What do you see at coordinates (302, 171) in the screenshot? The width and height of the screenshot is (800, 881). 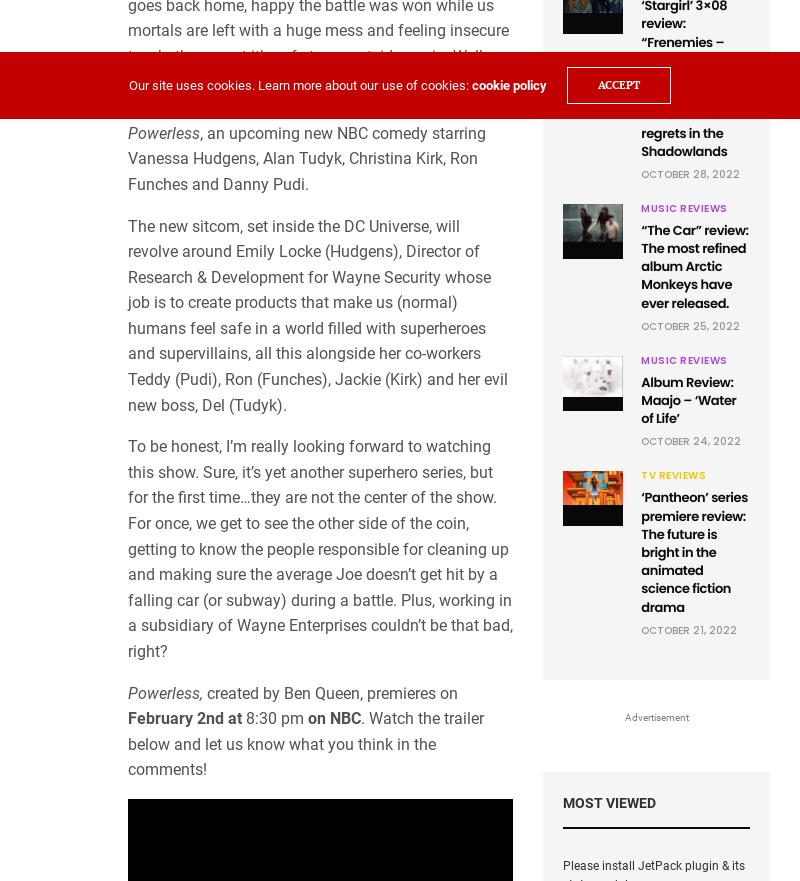 I see `'Ron Funches'` at bounding box center [302, 171].